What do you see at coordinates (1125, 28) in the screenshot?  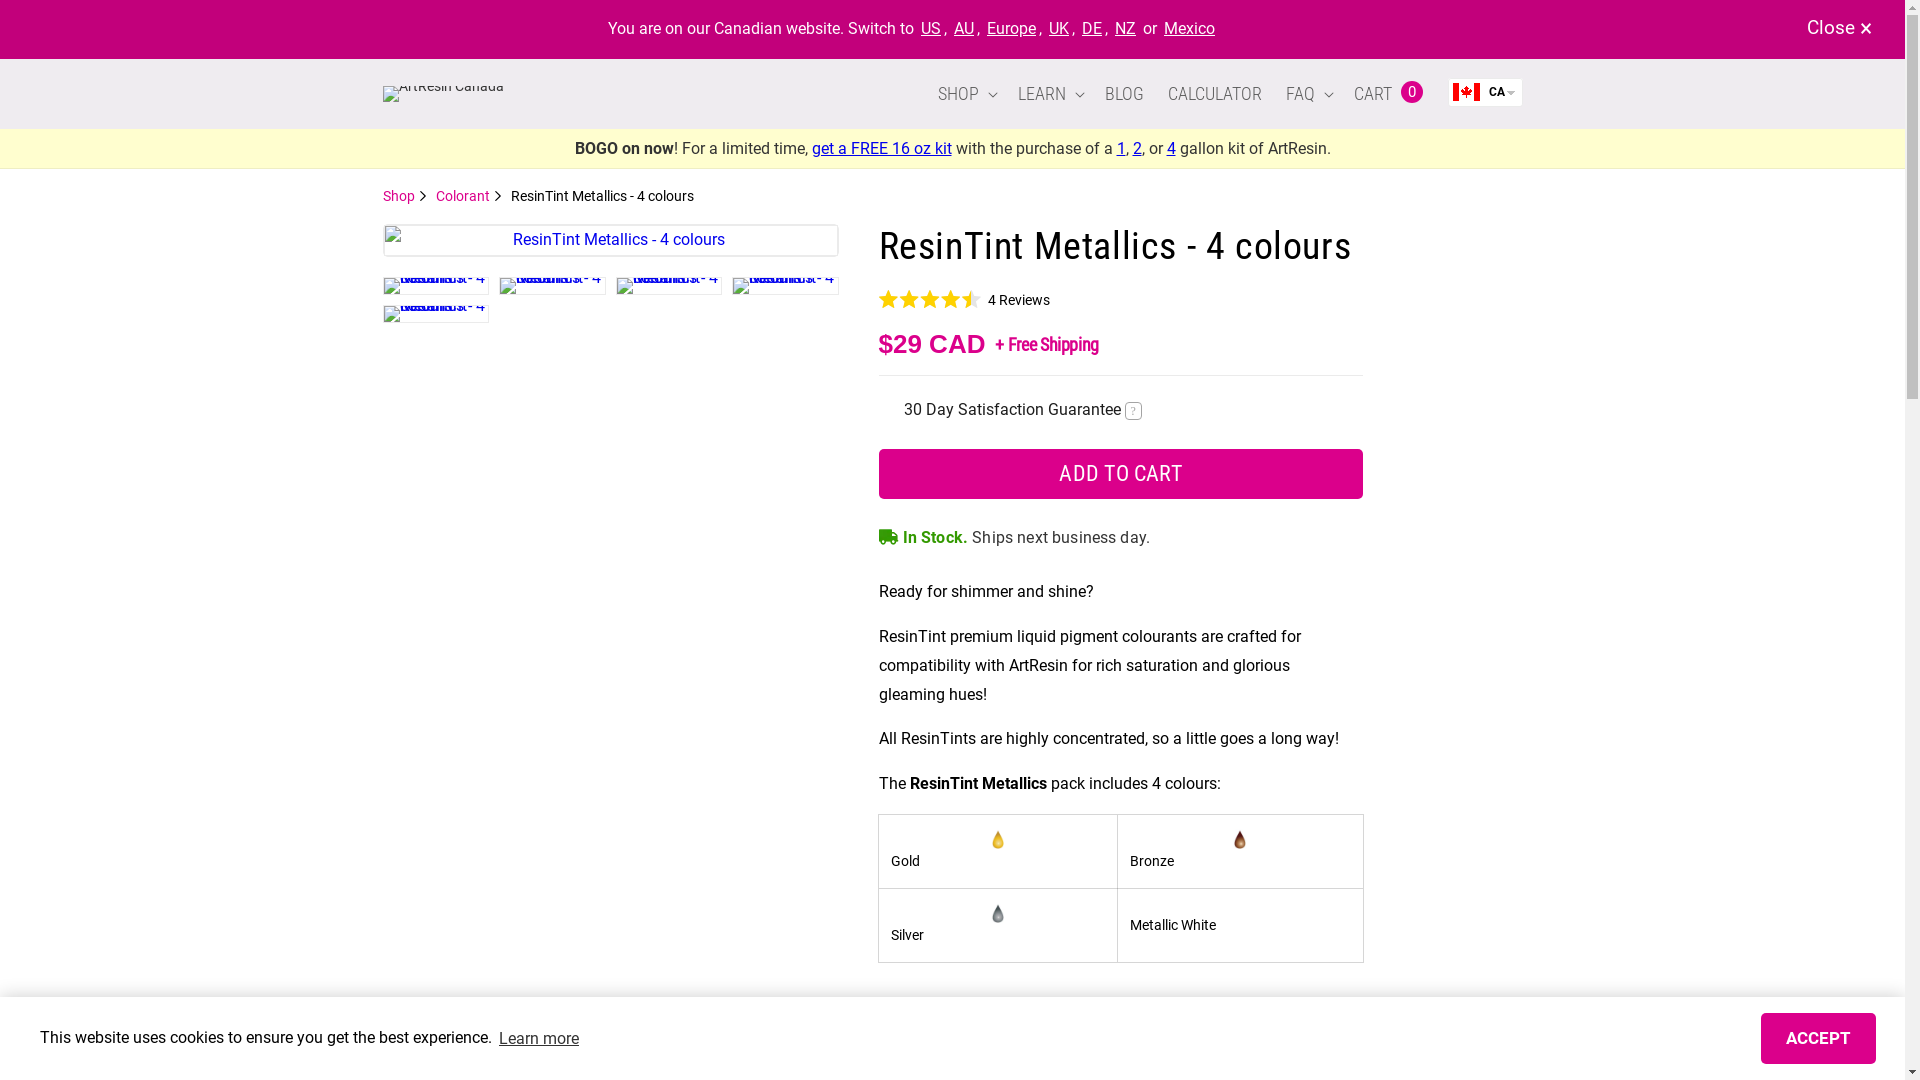 I see `'NZ'` at bounding box center [1125, 28].